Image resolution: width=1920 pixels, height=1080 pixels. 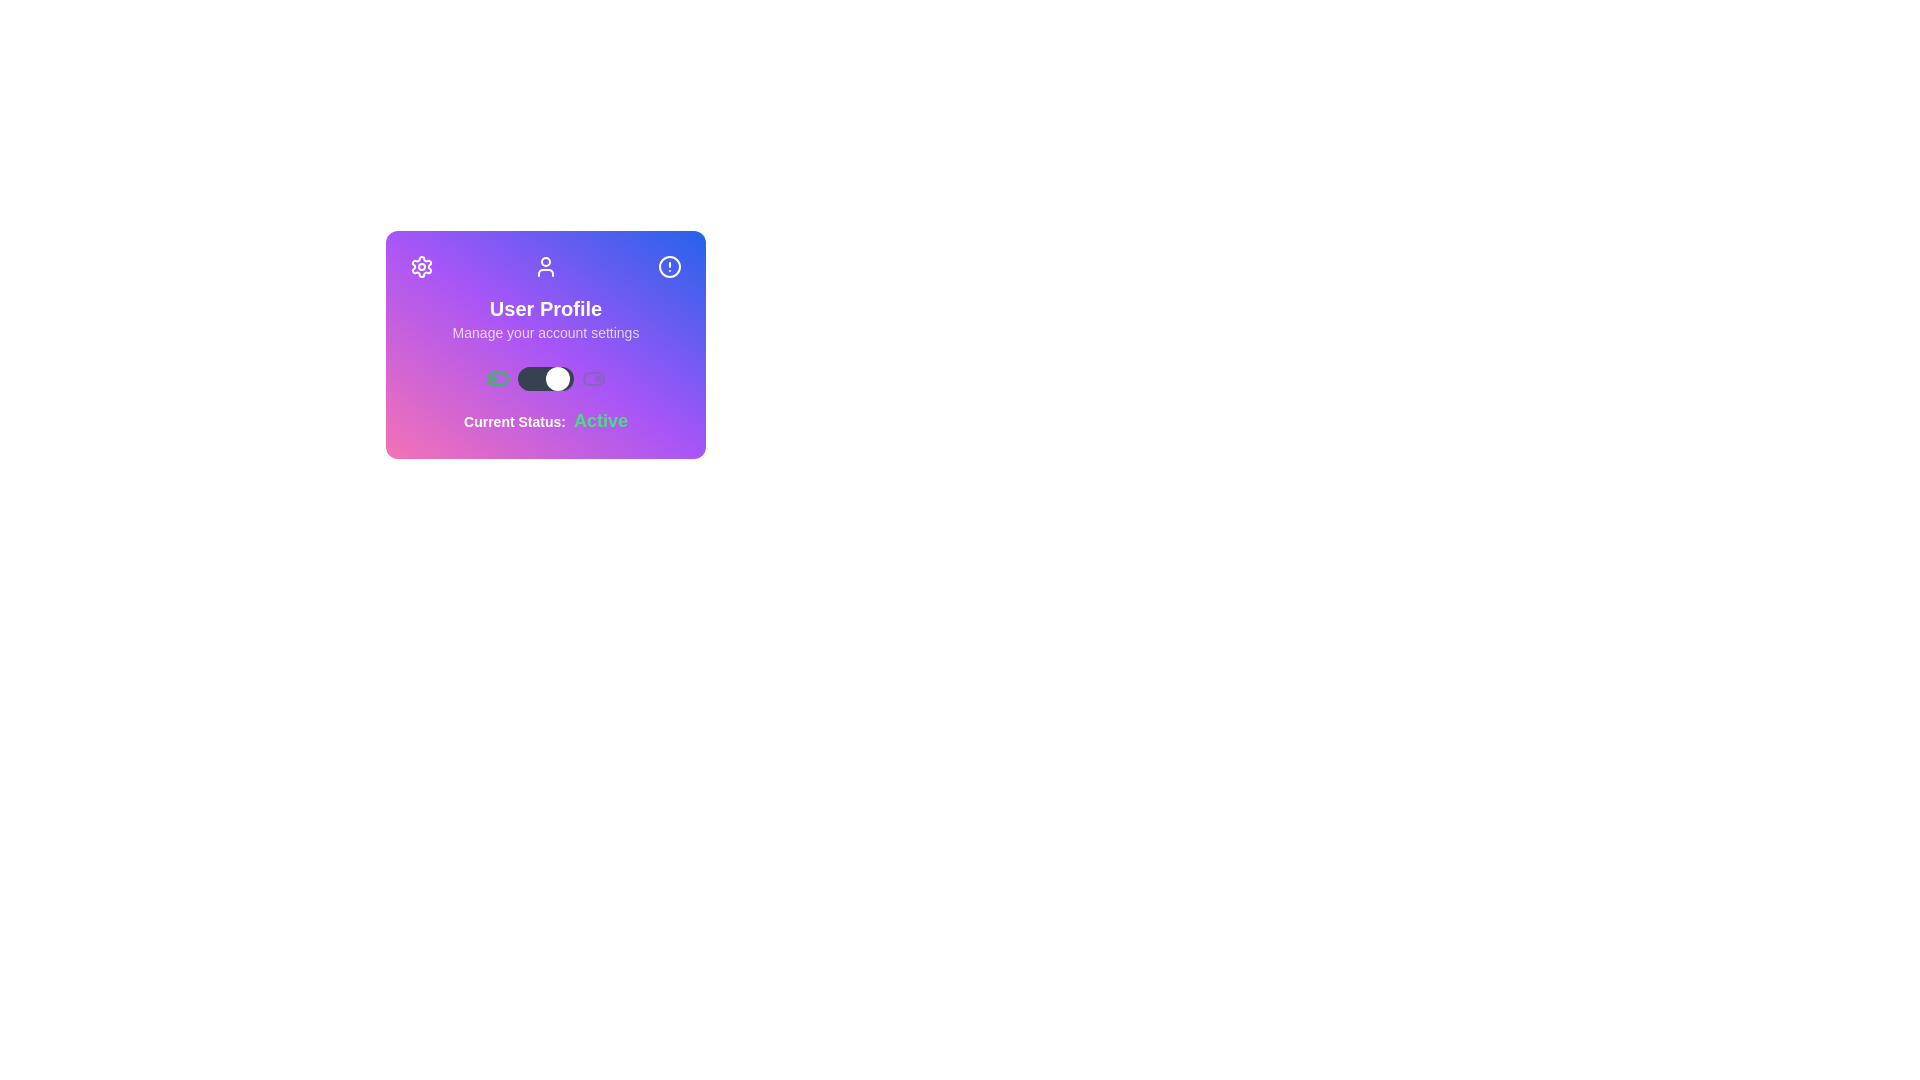 I want to click on the toggle switch located below the 'Manage your account settings' text and above the 'Current Status: Active' label, so click(x=546, y=378).